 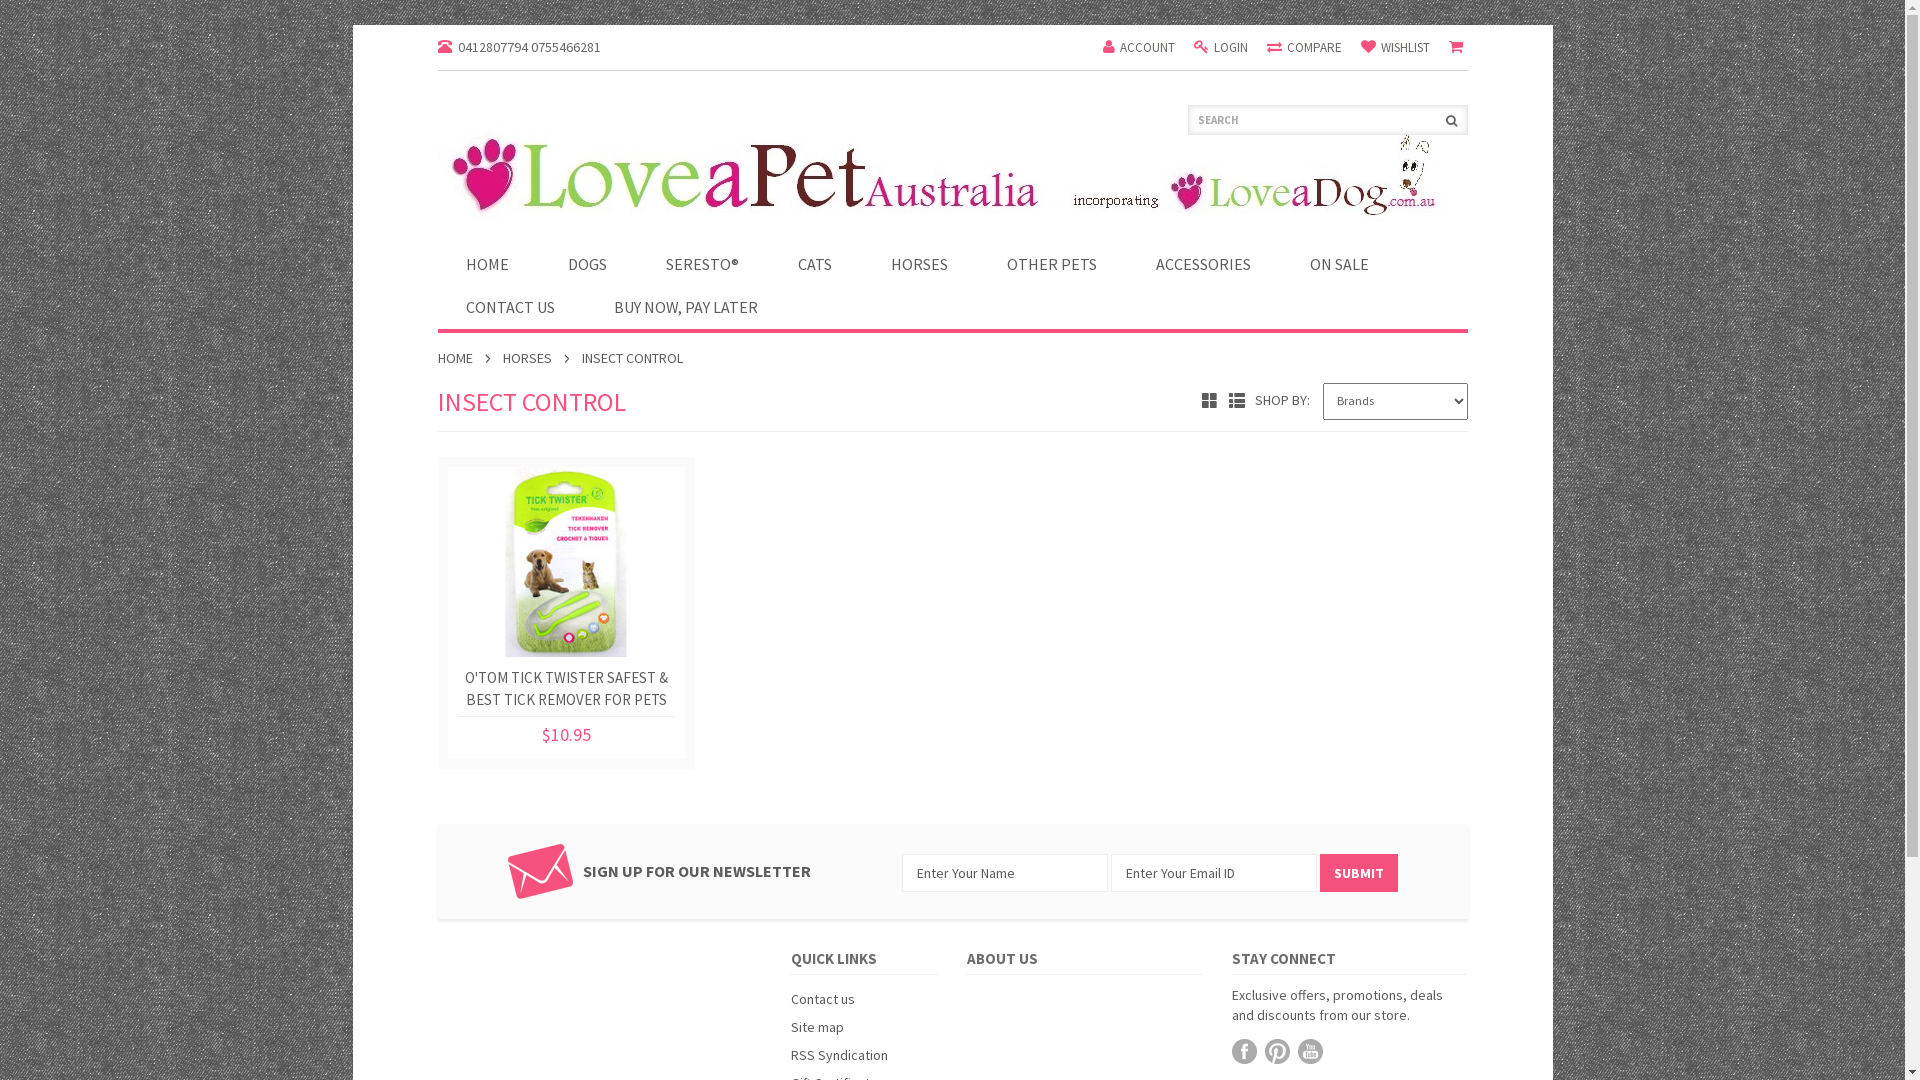 What do you see at coordinates (1303, 46) in the screenshot?
I see `'COMPARE'` at bounding box center [1303, 46].